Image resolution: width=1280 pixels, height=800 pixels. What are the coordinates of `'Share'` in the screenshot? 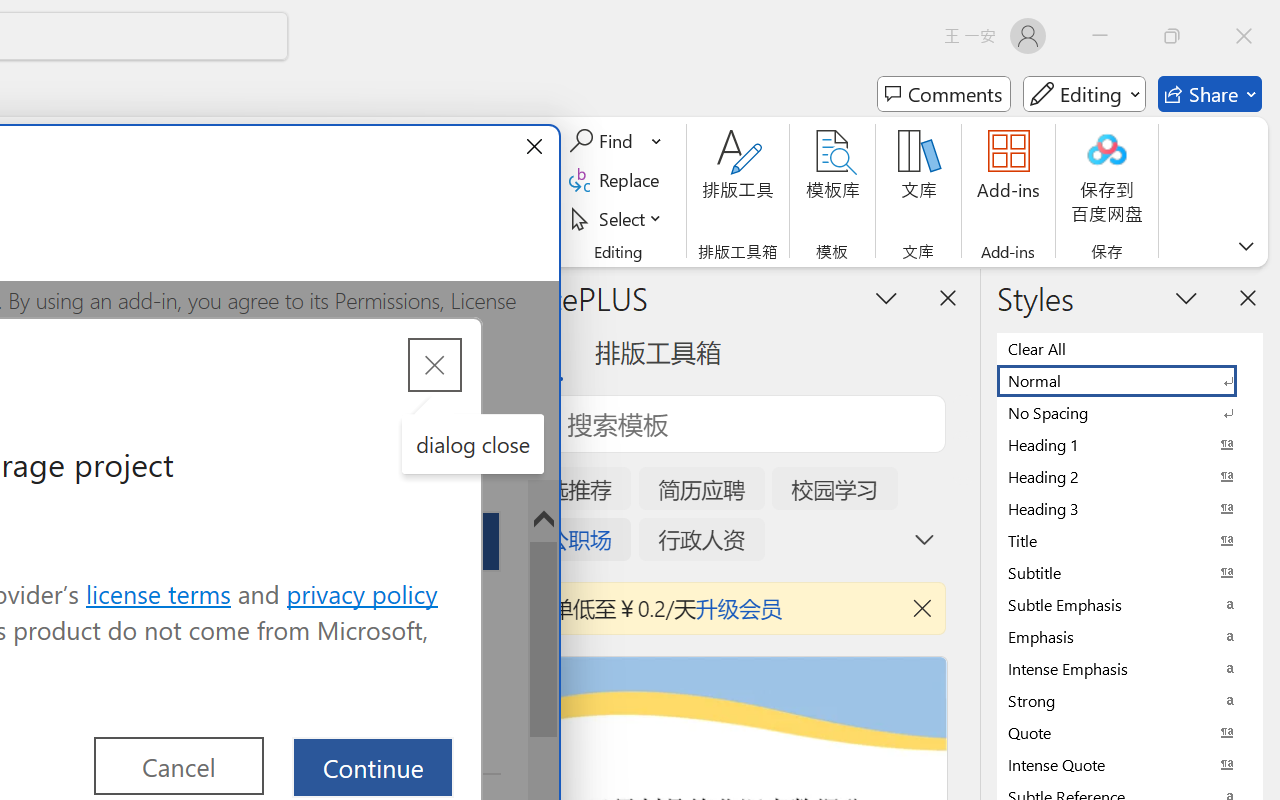 It's located at (1209, 94).